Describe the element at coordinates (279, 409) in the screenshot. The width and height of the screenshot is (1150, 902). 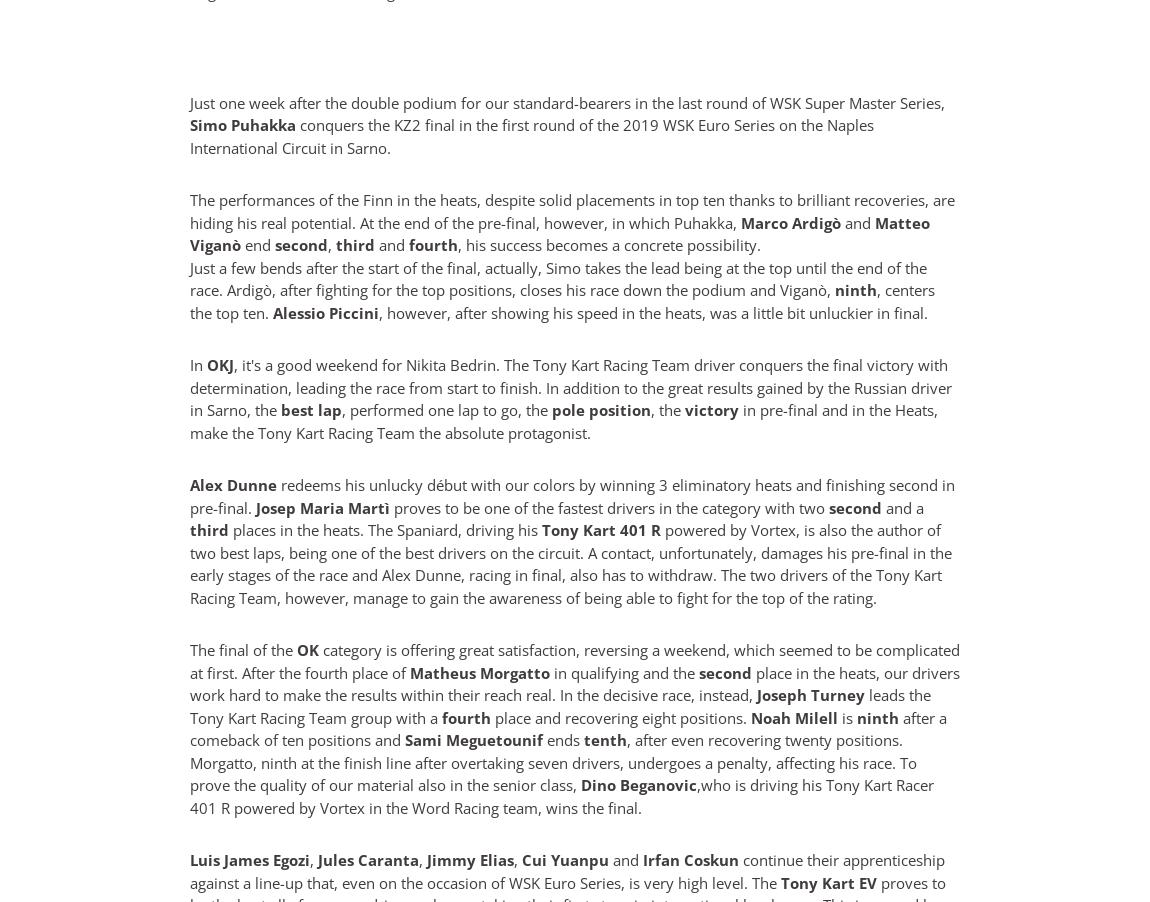
I see `'best lap'` at that location.